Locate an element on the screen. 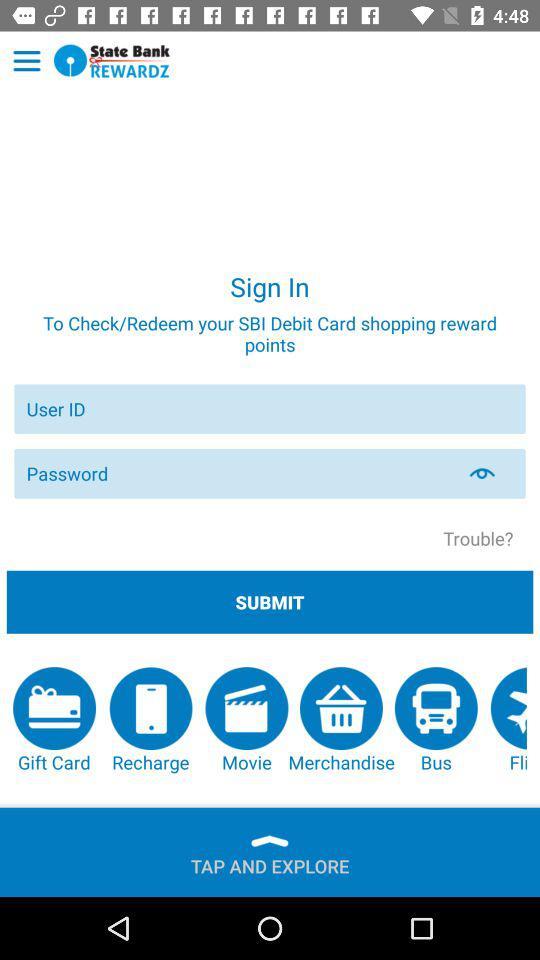 The height and width of the screenshot is (960, 540). the item to the right of recharge app is located at coordinates (246, 720).